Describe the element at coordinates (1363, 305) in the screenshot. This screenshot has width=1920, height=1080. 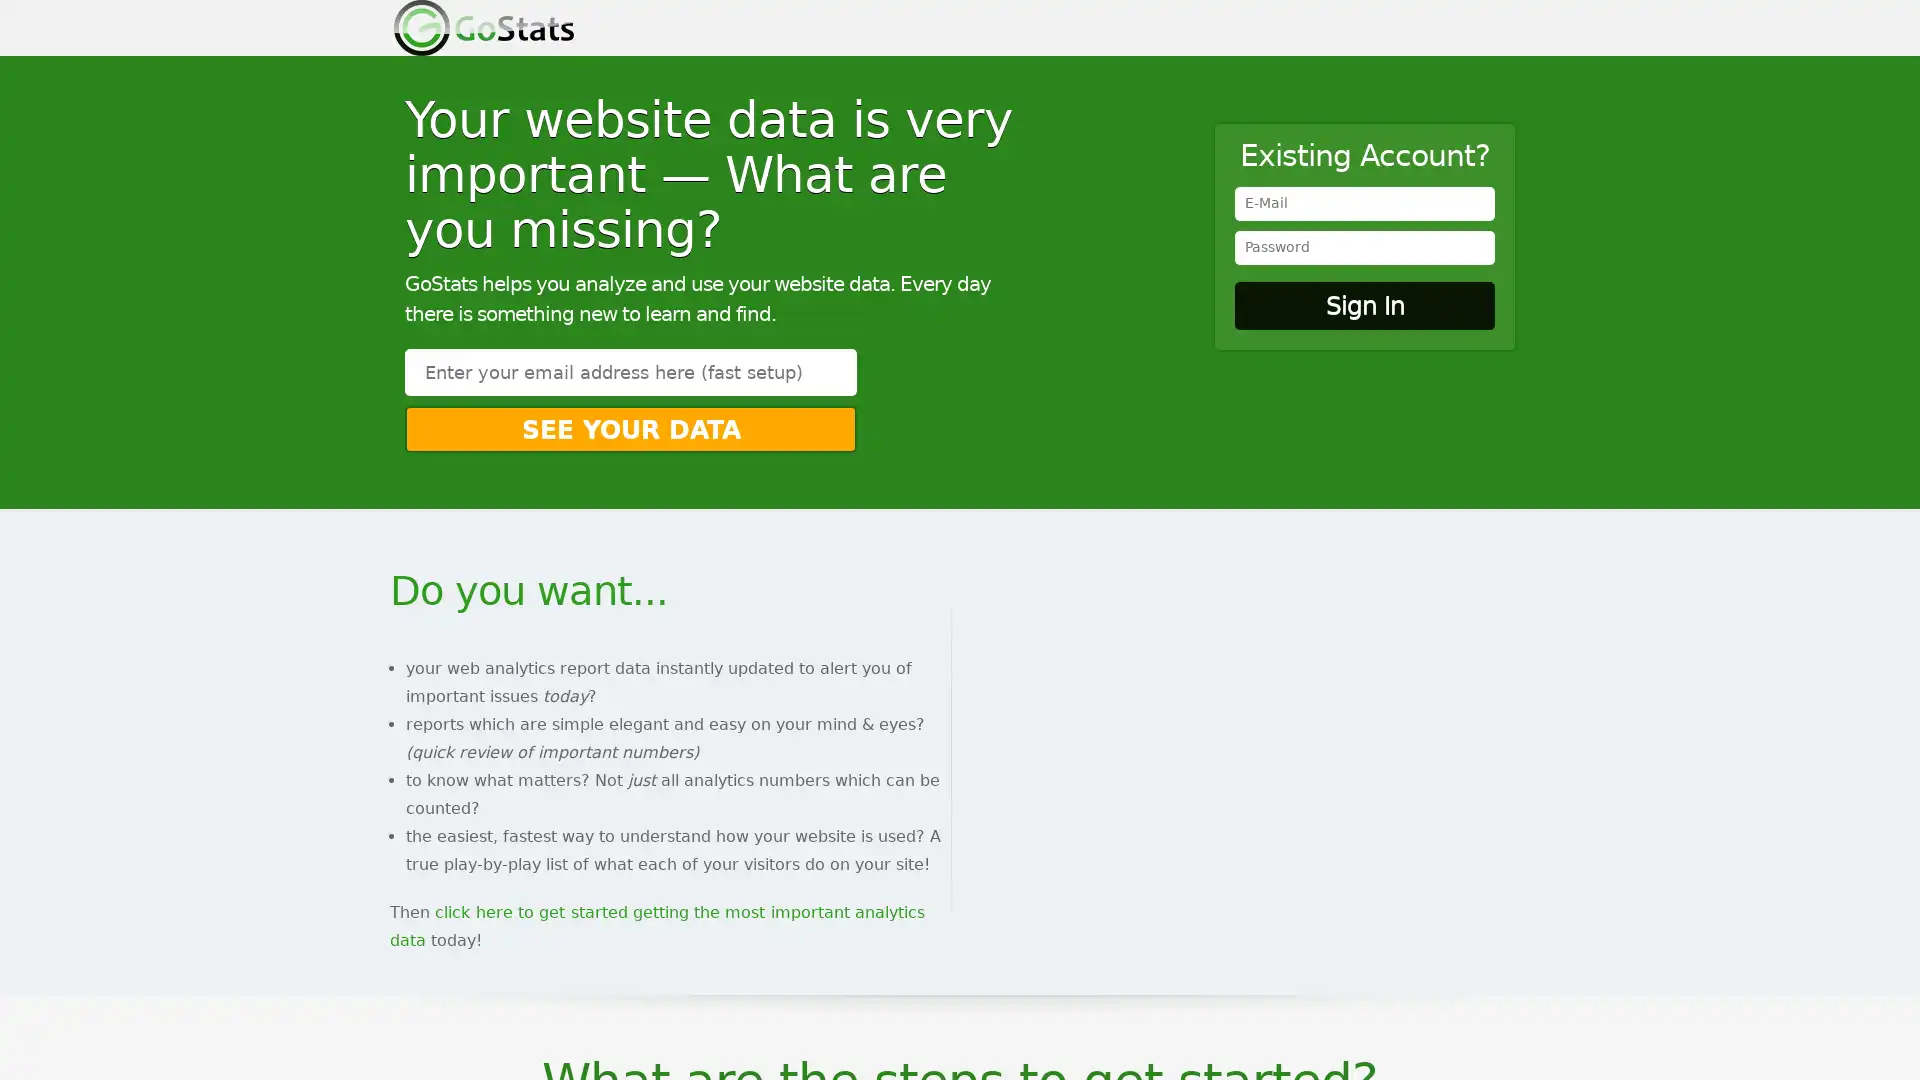
I see `Sign In` at that location.